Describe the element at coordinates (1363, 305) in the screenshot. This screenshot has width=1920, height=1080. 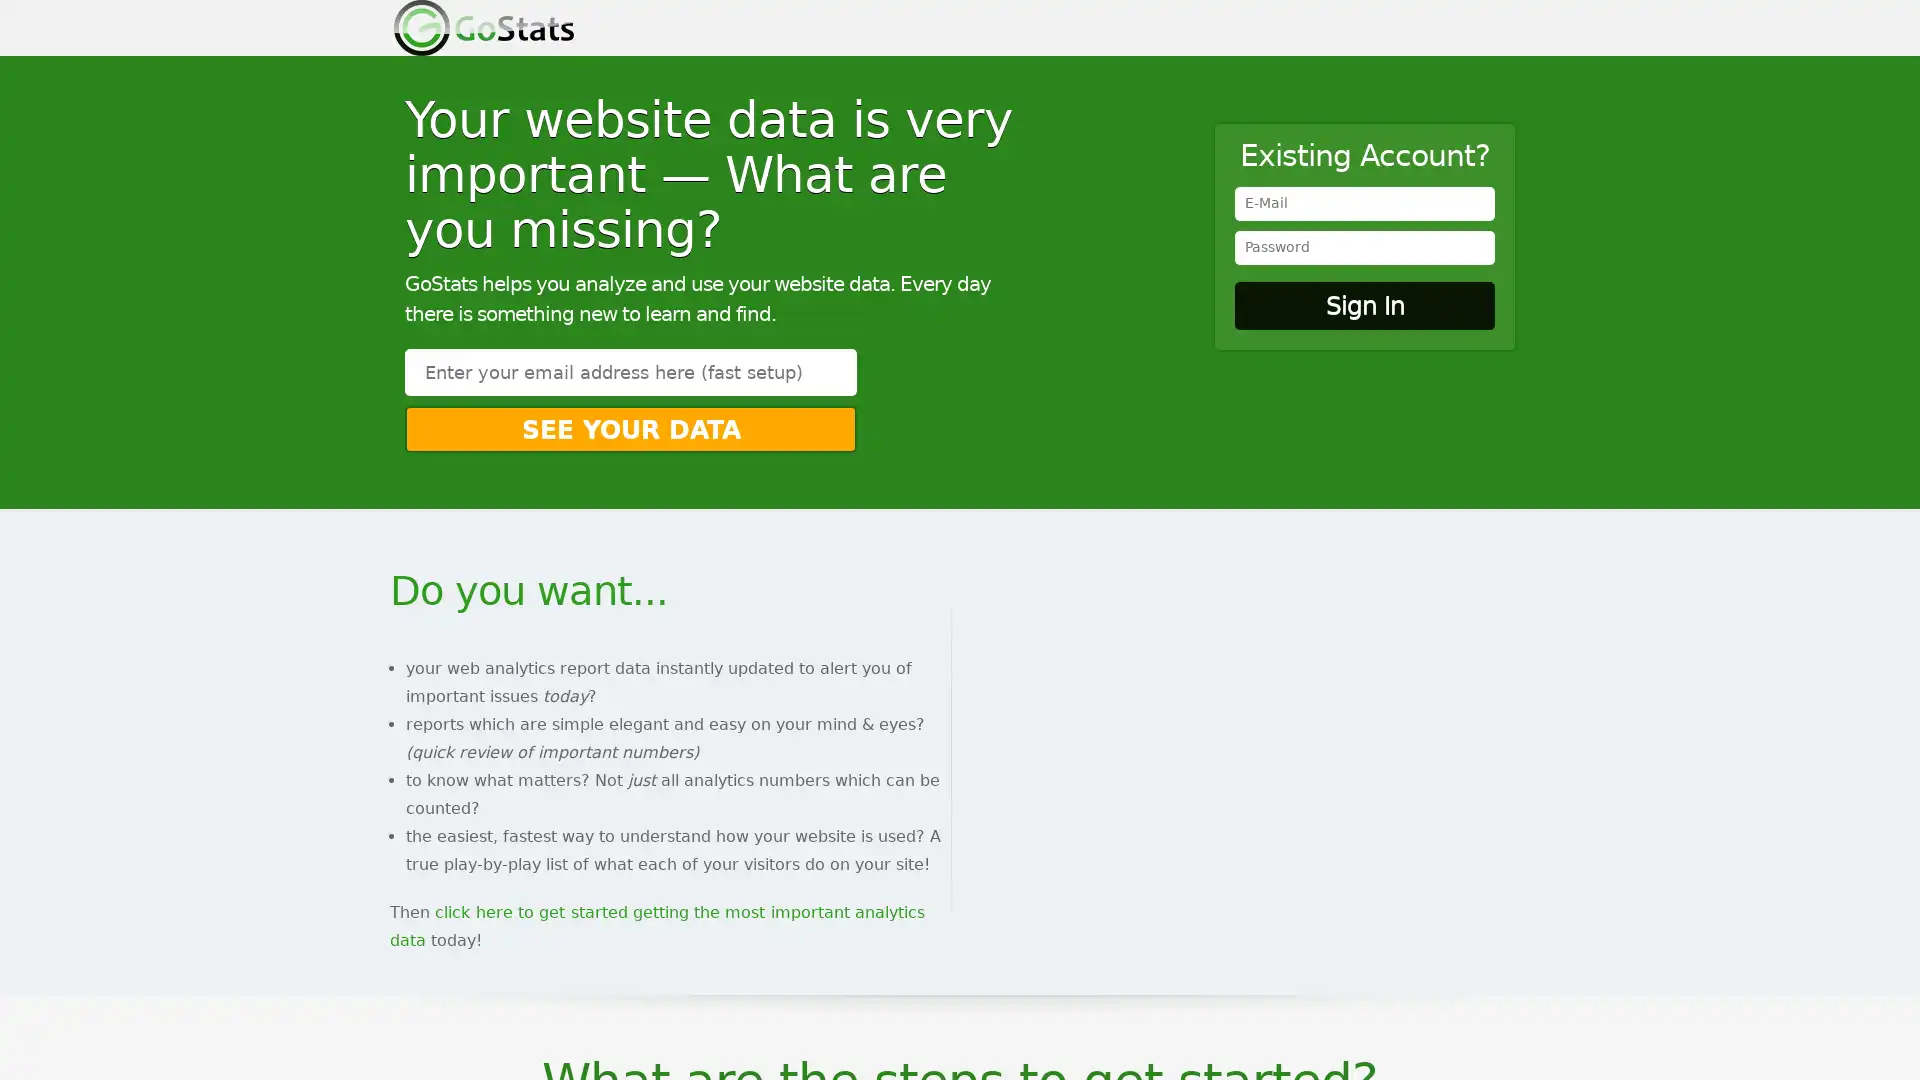
I see `Sign In` at that location.